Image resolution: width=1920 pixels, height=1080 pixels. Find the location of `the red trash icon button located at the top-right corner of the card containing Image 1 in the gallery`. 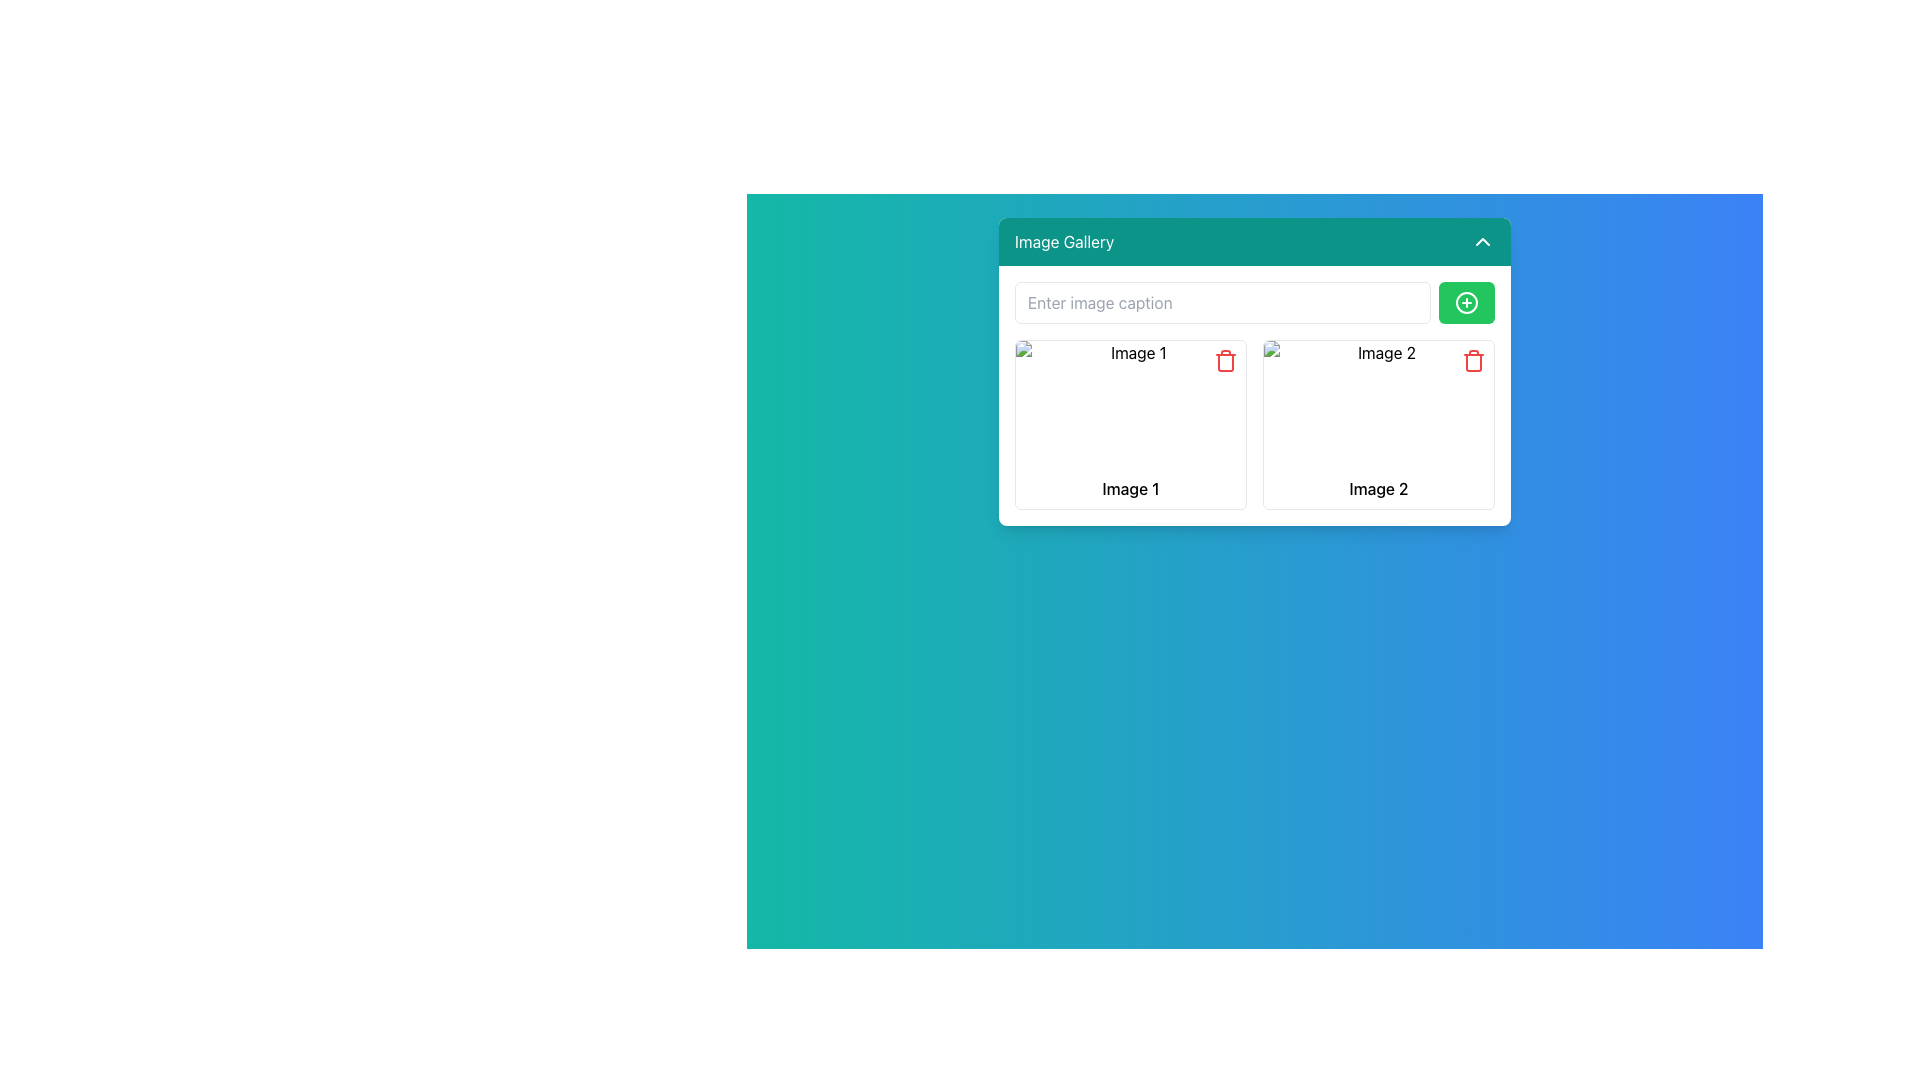

the red trash icon button located at the top-right corner of the card containing Image 1 in the gallery is located at coordinates (1224, 361).